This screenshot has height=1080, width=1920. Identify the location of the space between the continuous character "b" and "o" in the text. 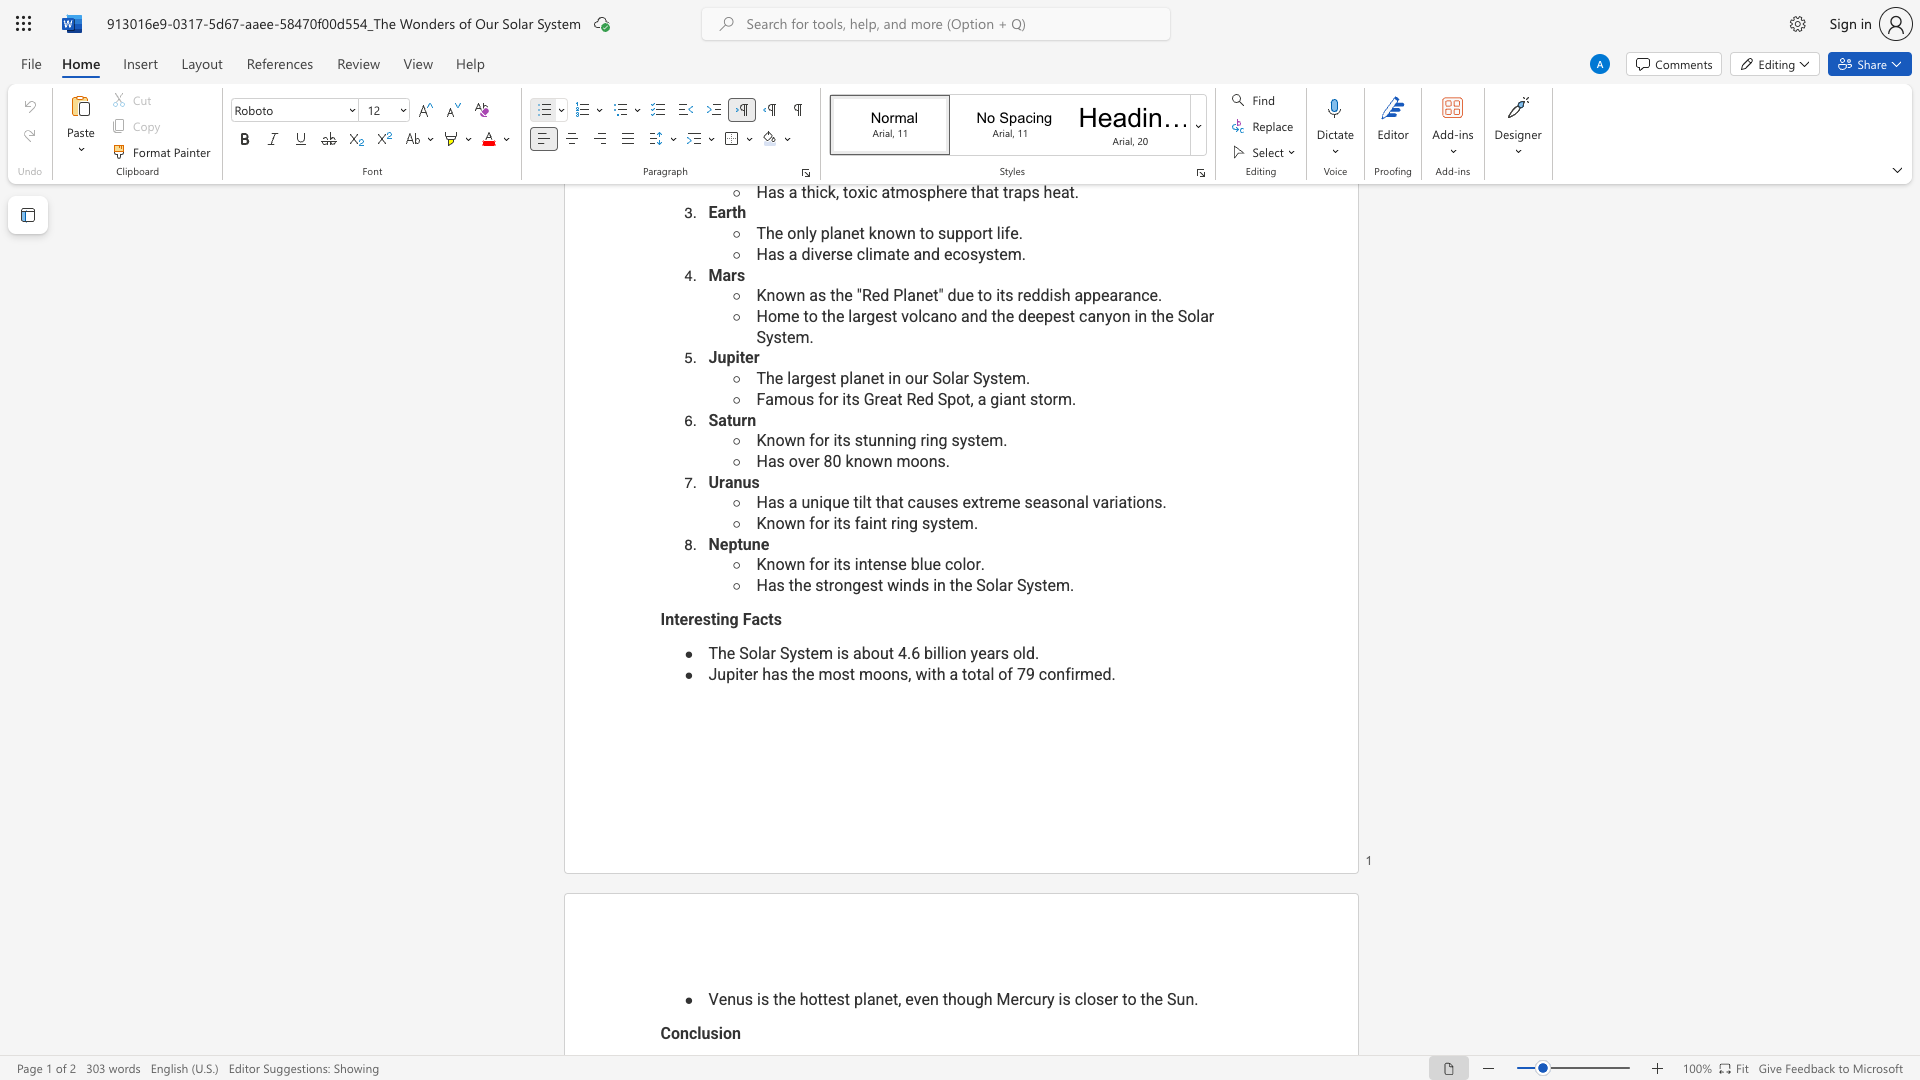
(870, 653).